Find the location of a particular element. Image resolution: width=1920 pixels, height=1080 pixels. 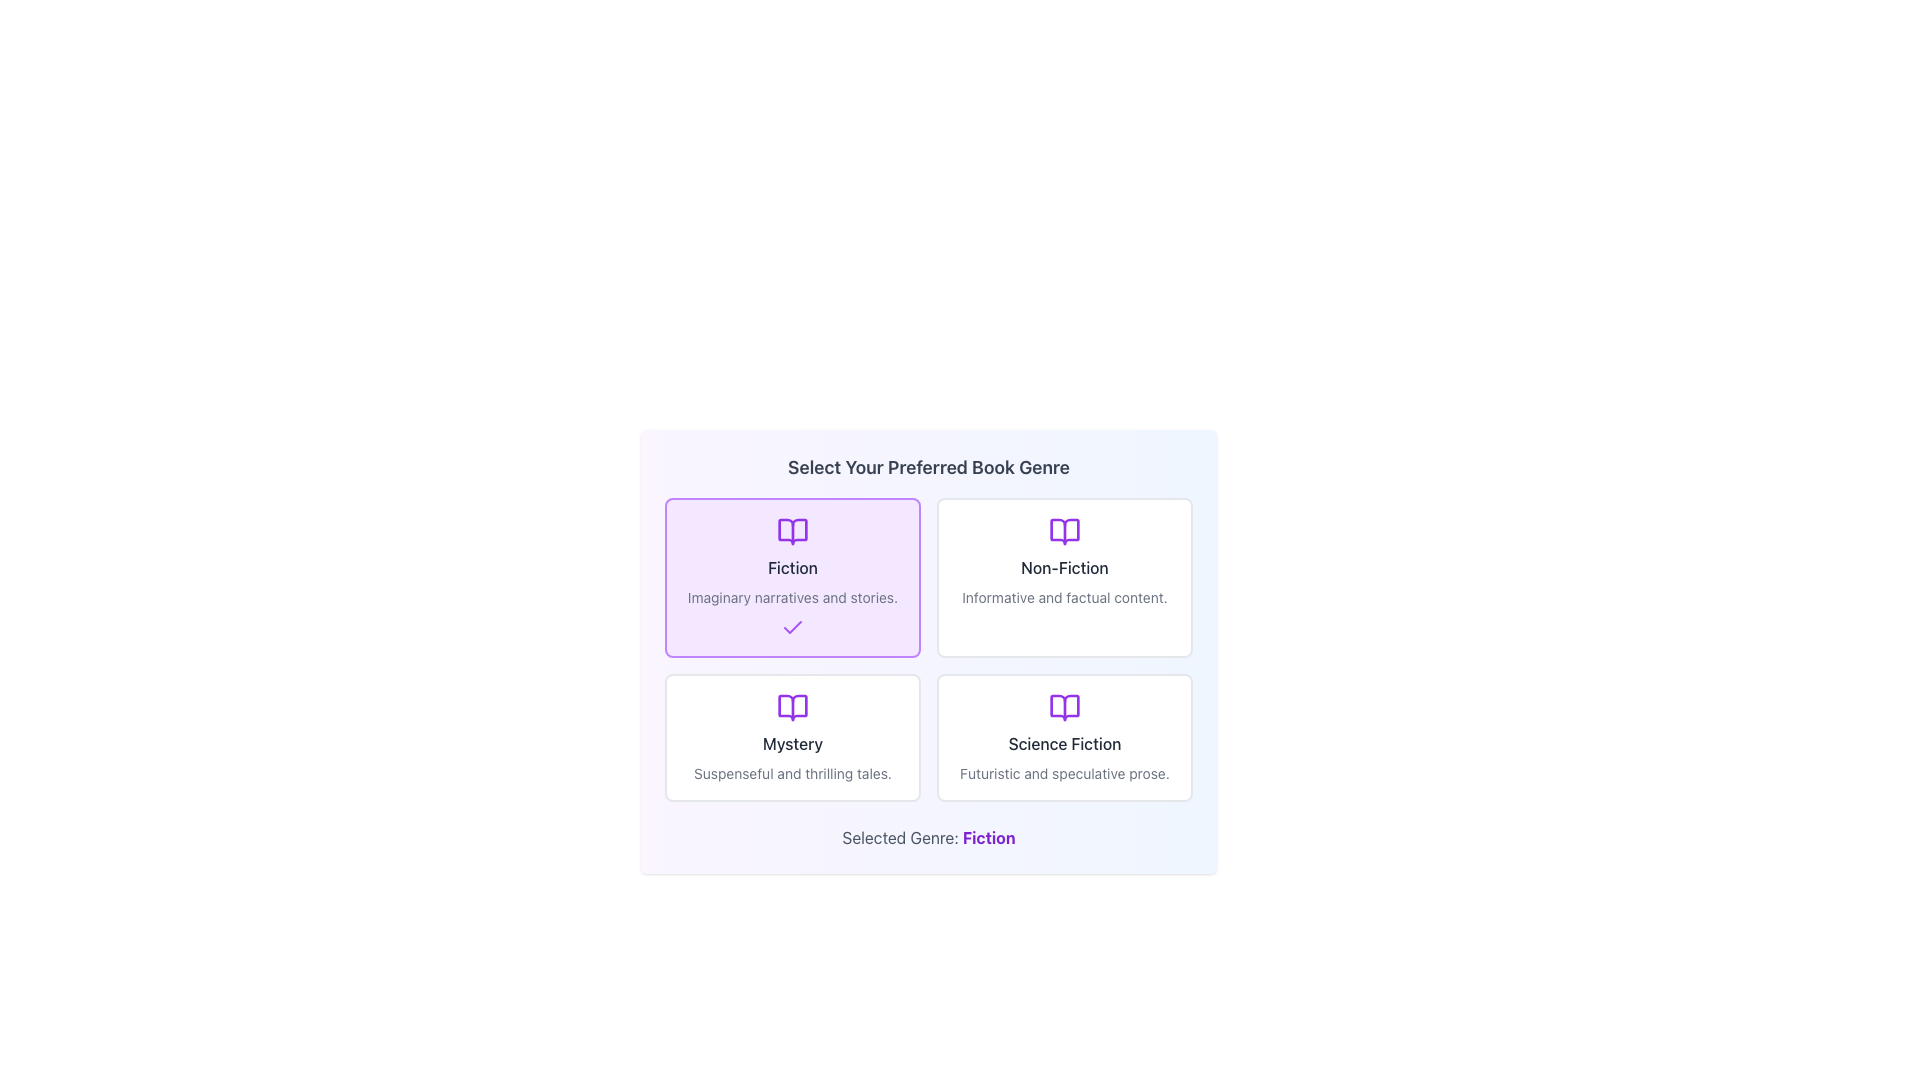

the purple open book icon located above the 'Non-Fiction' heading in the UI is located at coordinates (1064, 531).